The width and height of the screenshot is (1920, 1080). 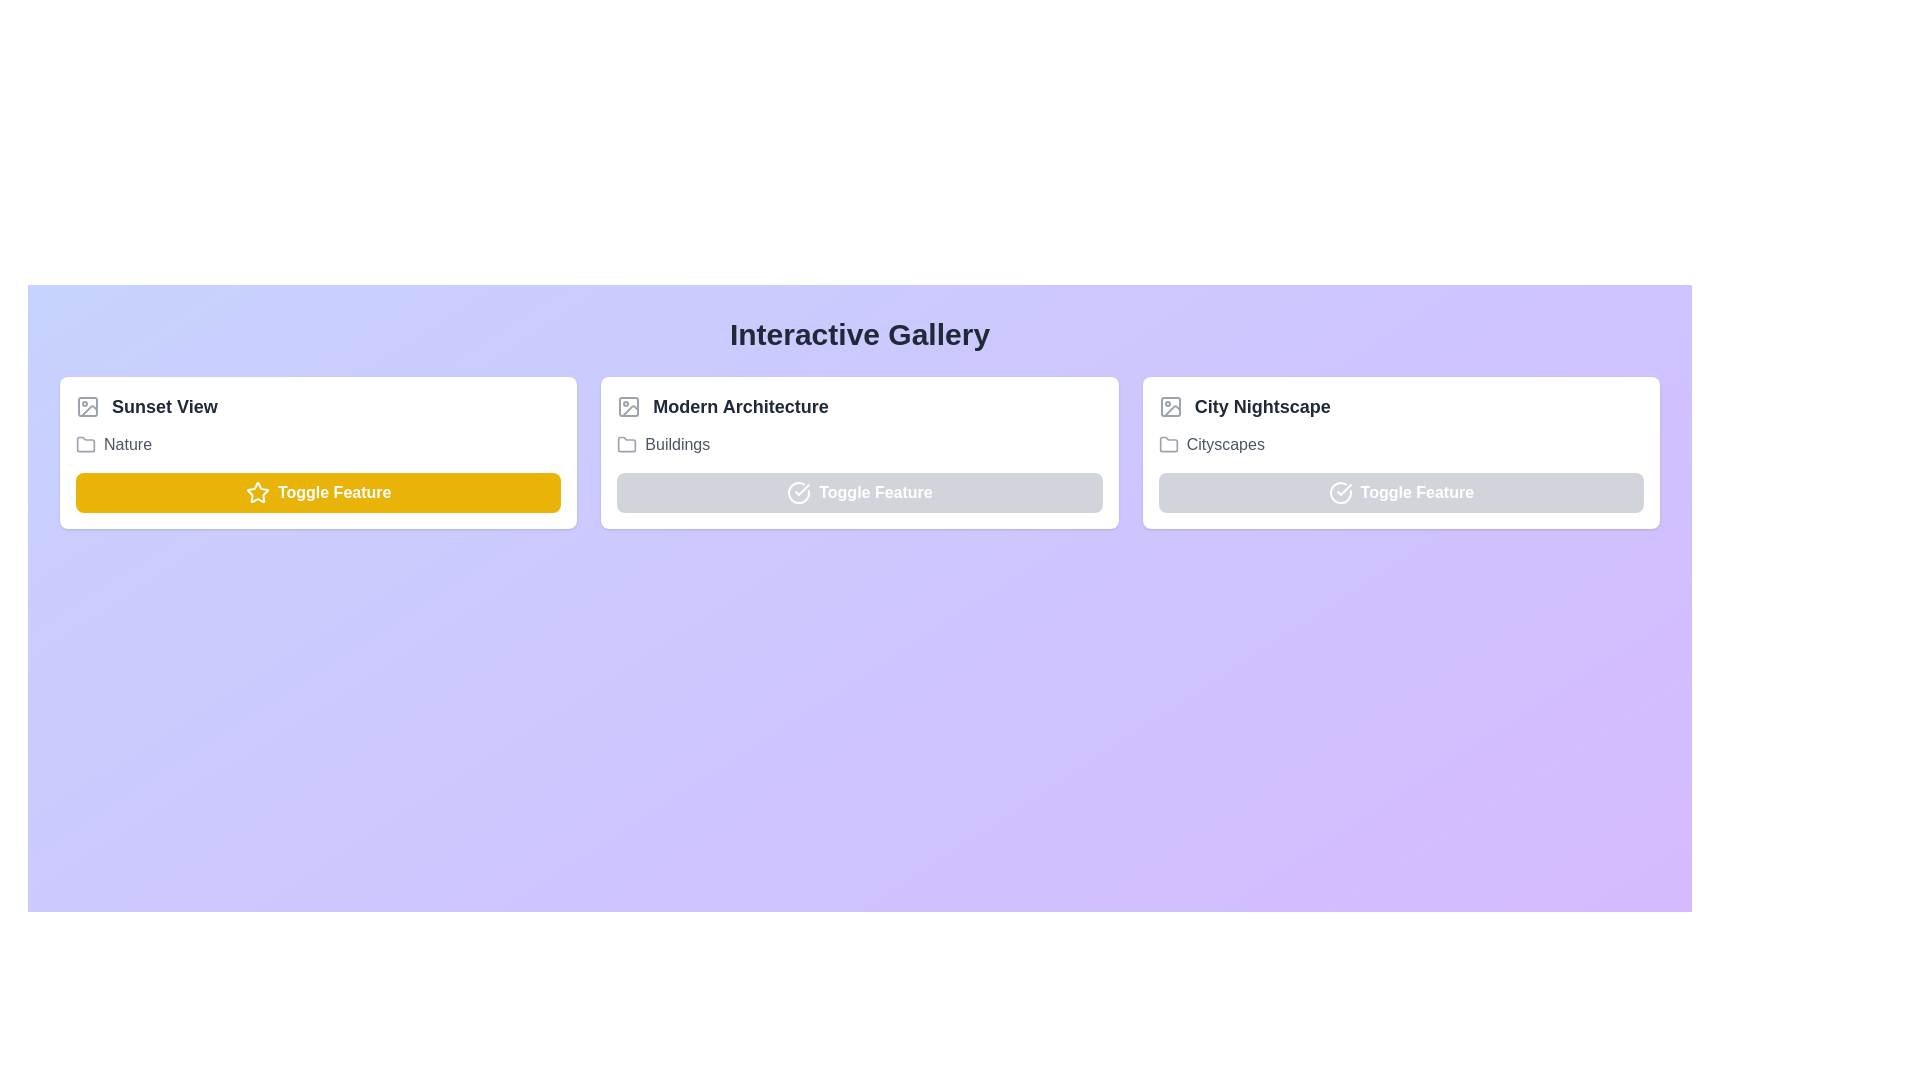 What do you see at coordinates (626, 443) in the screenshot?
I see `the small grayscale folder icon located within the 'Modern Architecture' card, adjacent to the 'Buildings' label` at bounding box center [626, 443].